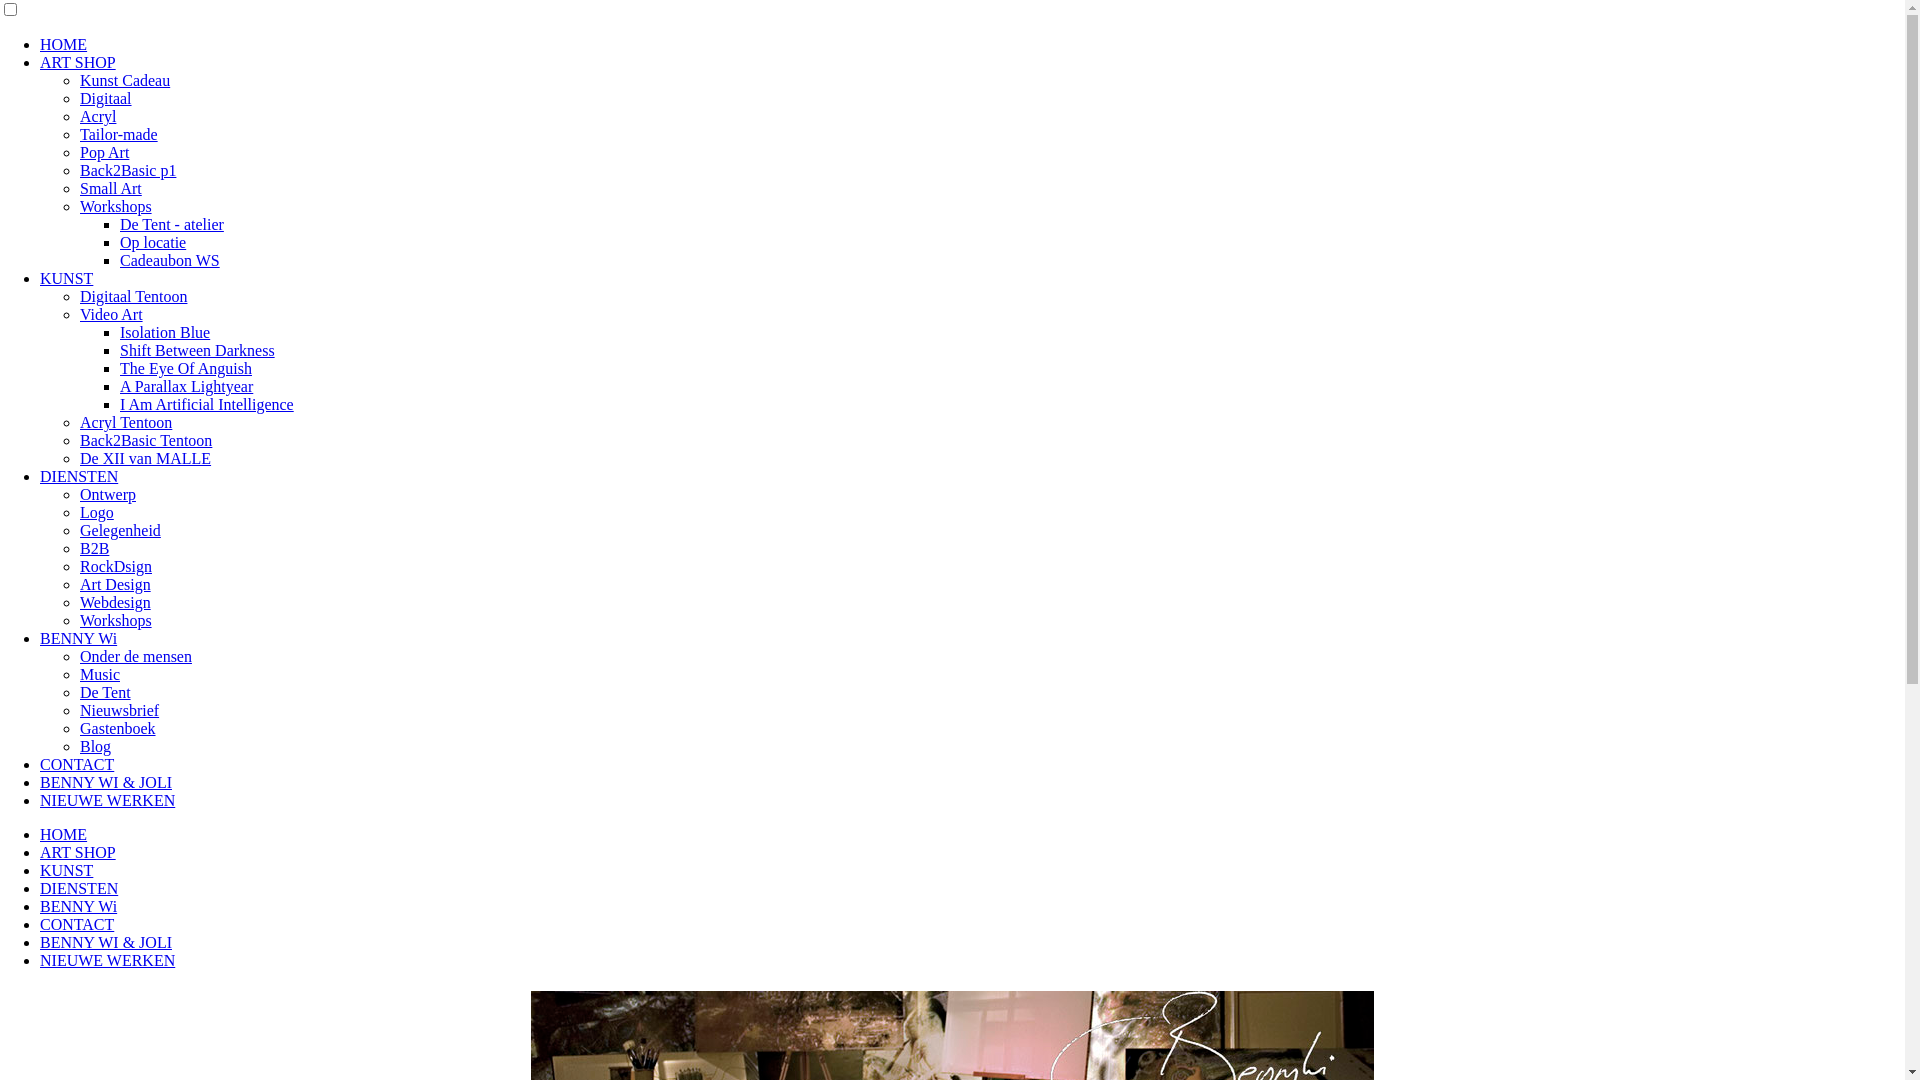 The image size is (1920, 1080). Describe the element at coordinates (80, 188) in the screenshot. I see `'Small Art'` at that location.